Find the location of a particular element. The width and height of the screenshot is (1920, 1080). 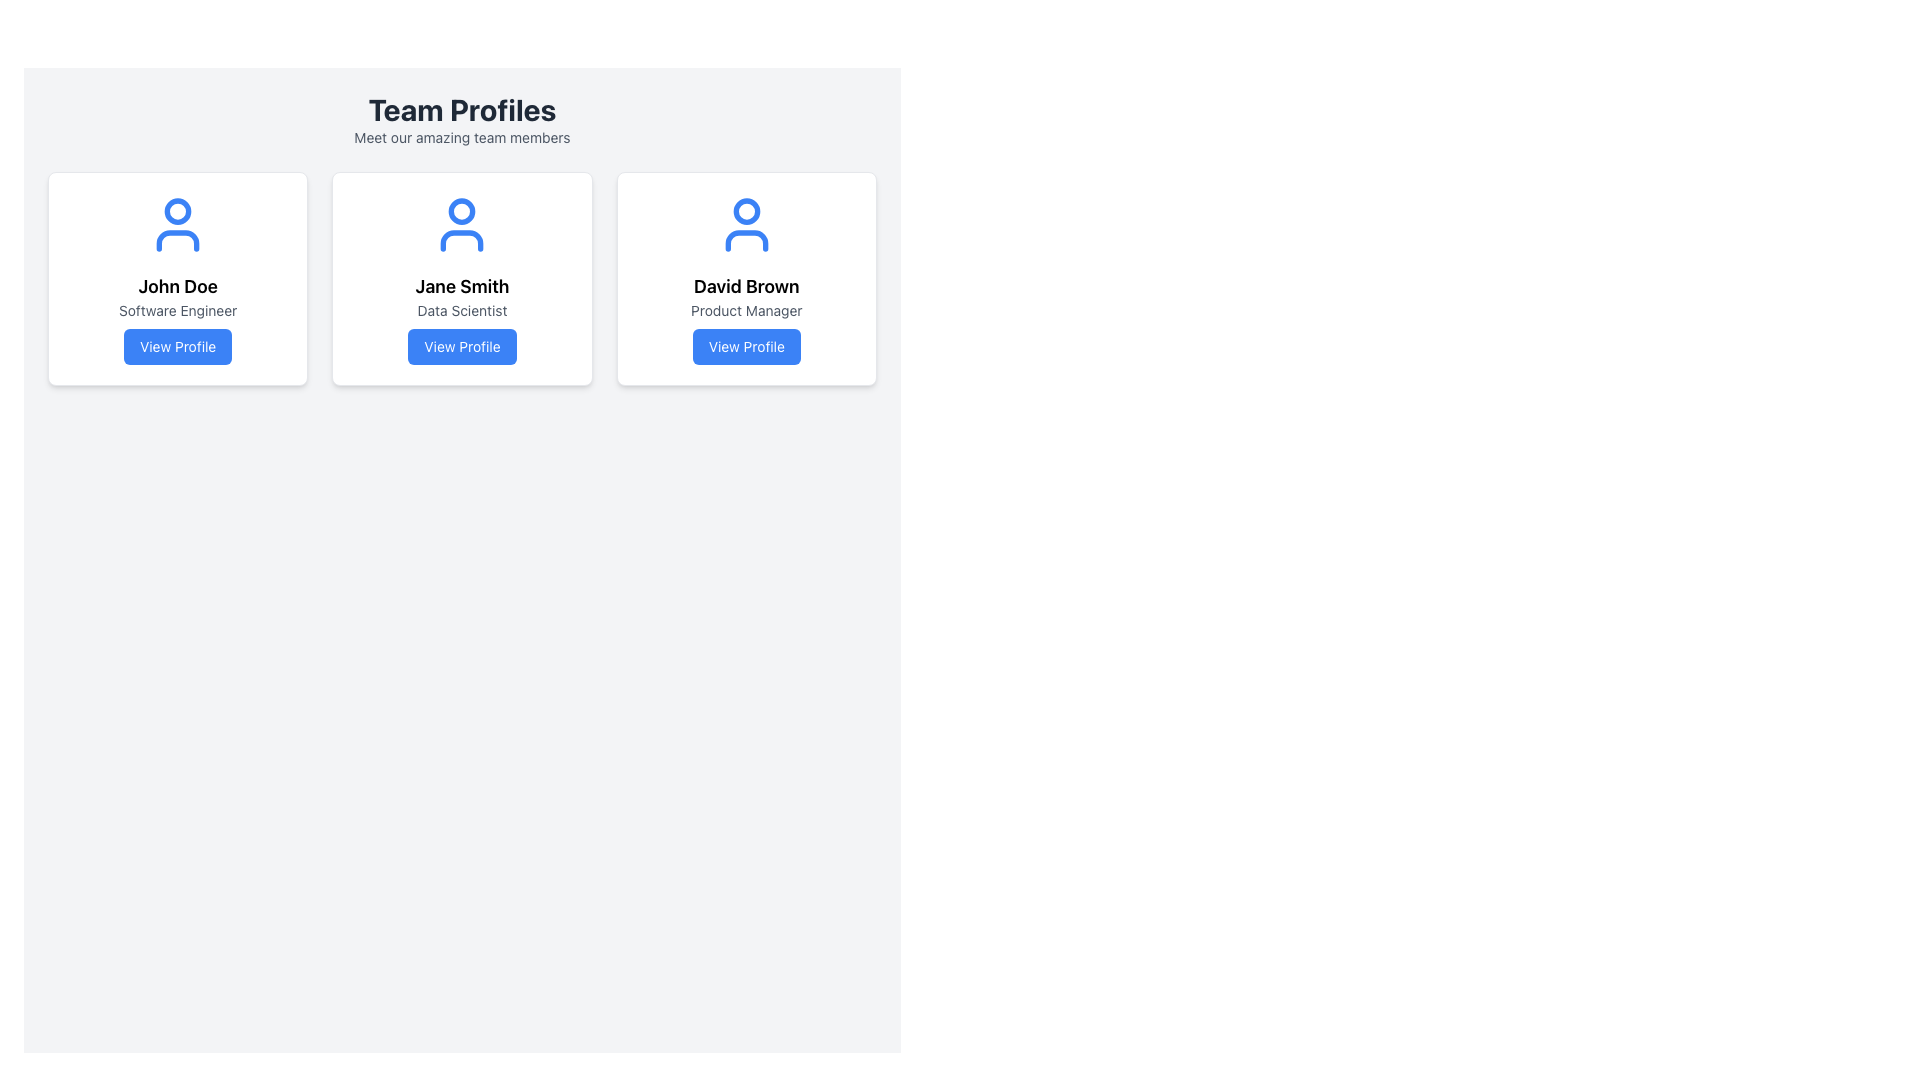

the lower part of the SVG user profile icon representing 'David Brown' in the profile card is located at coordinates (745, 239).